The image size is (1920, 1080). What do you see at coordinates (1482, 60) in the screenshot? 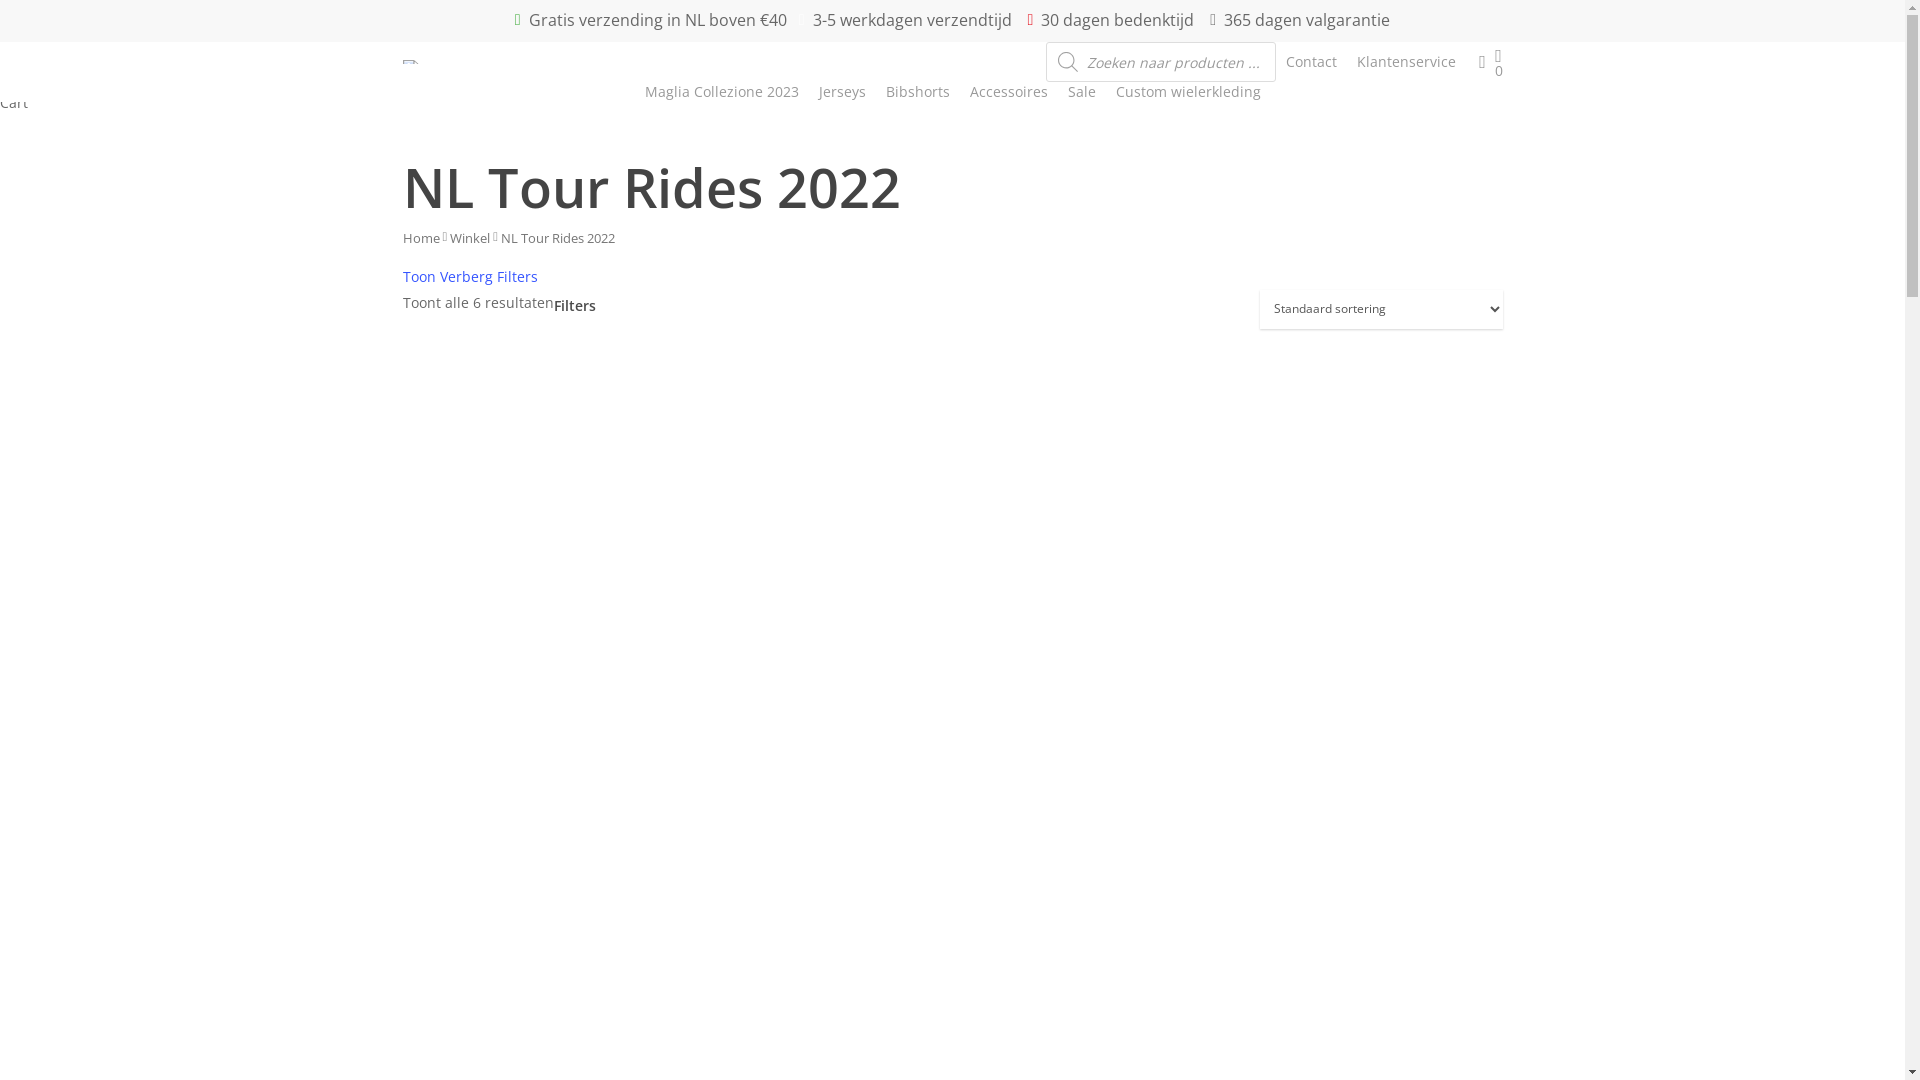
I see `'account'` at bounding box center [1482, 60].